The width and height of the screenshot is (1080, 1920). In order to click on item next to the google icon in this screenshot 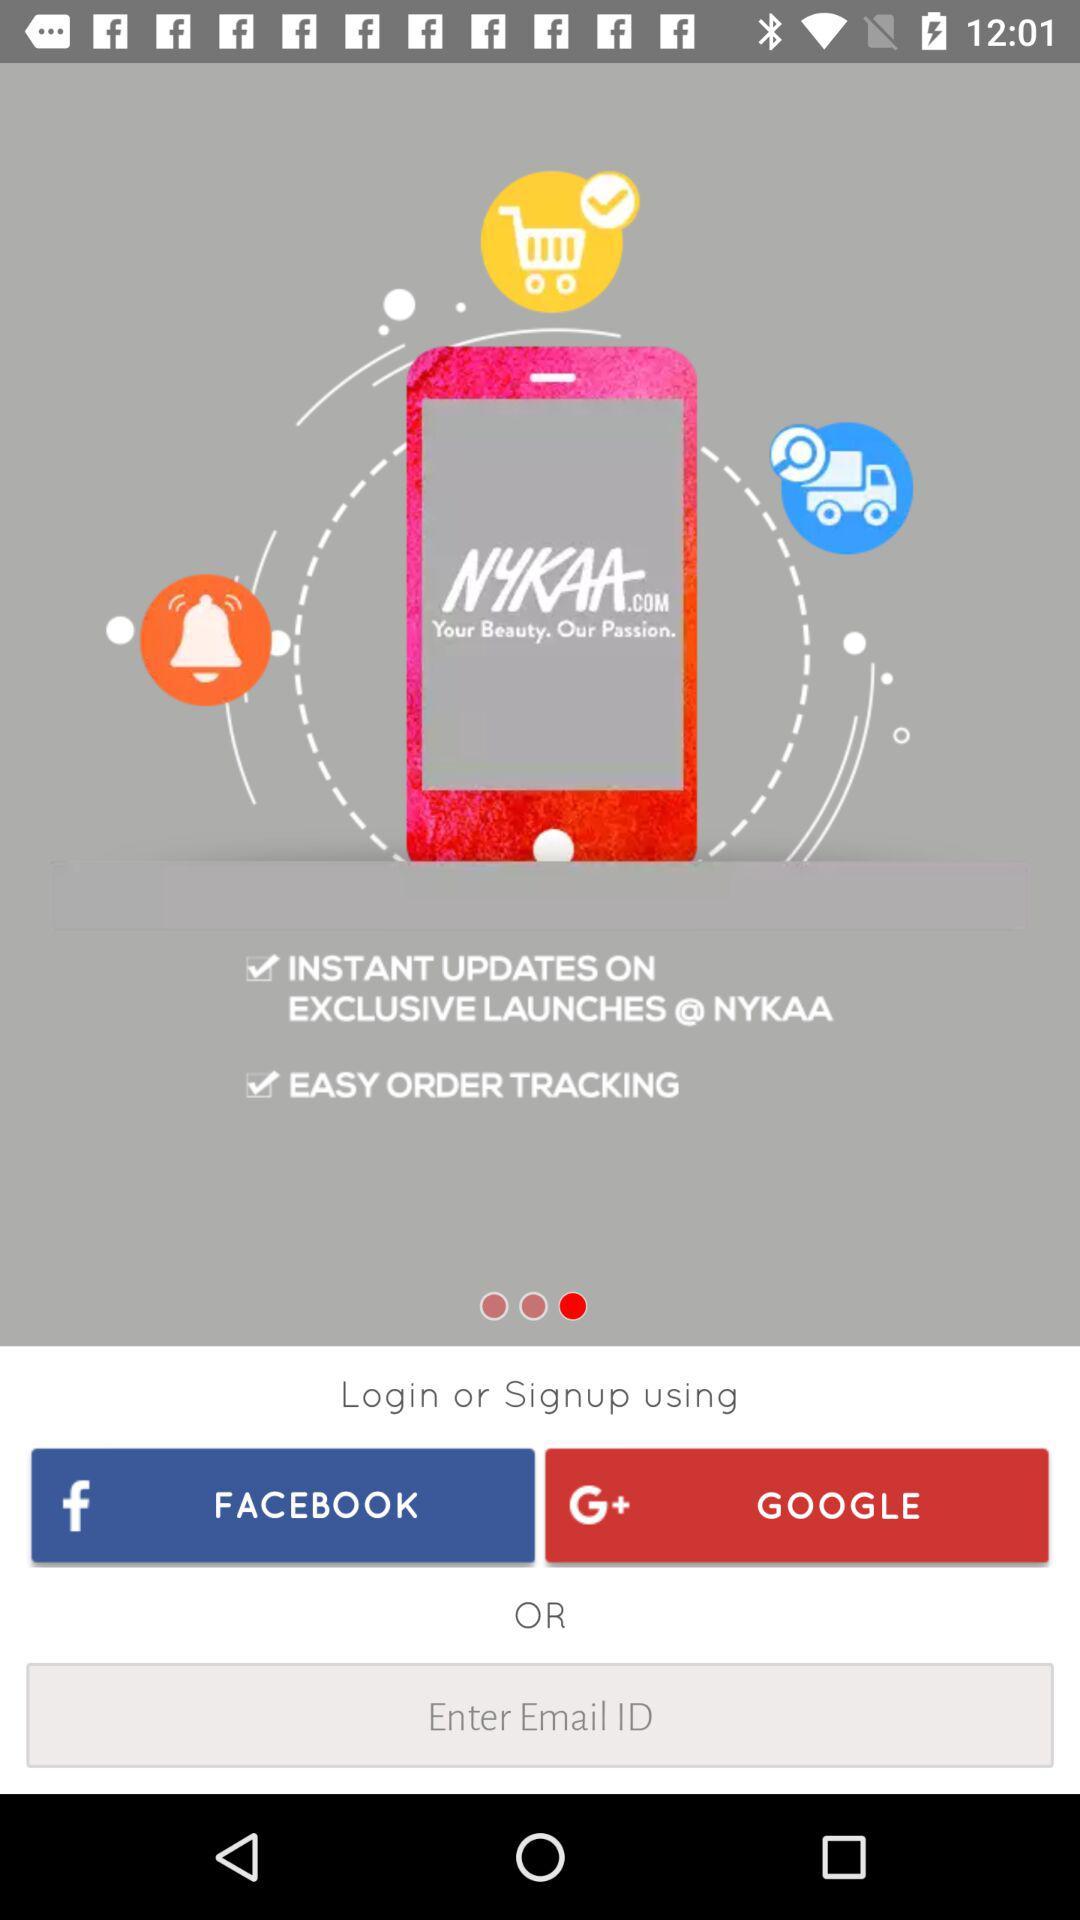, I will do `click(283, 1504)`.